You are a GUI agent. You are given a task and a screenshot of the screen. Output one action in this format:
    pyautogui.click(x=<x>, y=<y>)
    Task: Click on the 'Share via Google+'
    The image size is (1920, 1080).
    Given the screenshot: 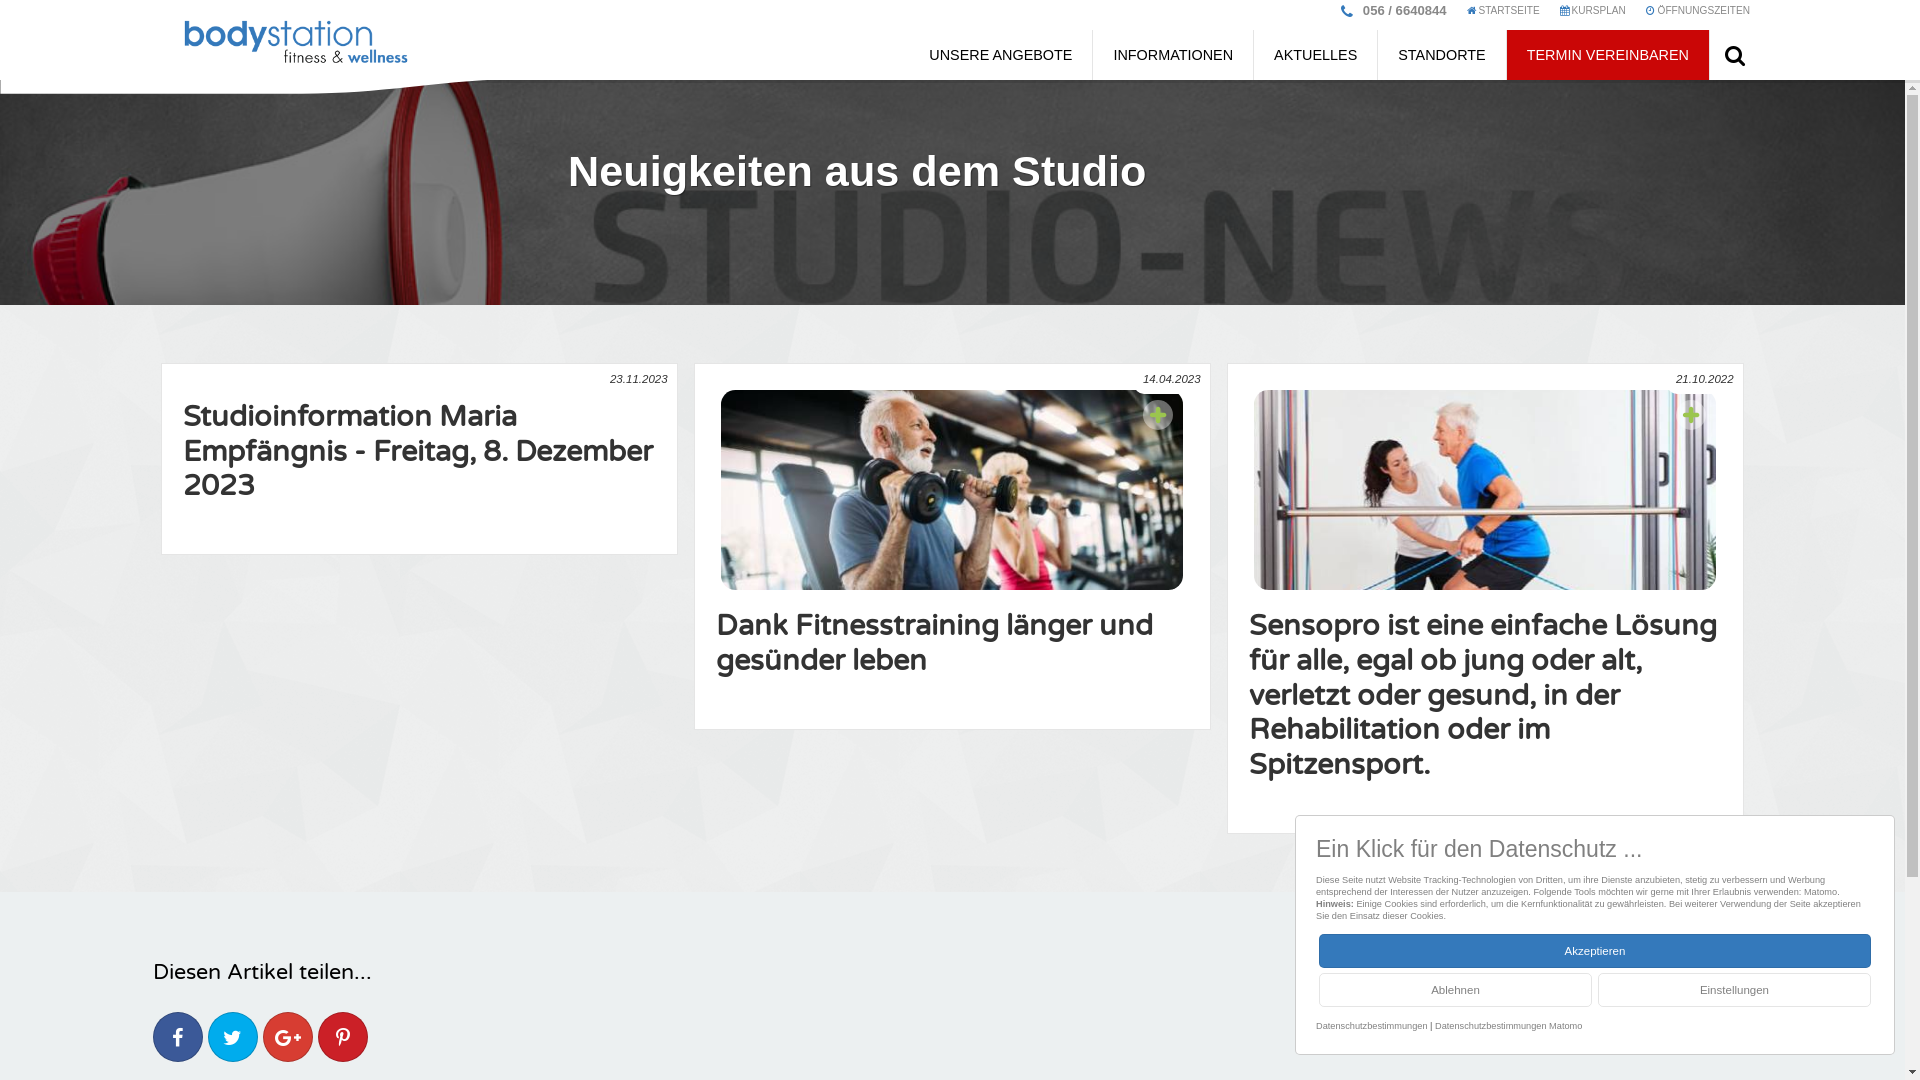 What is the action you would take?
    pyautogui.click(x=272, y=1036)
    